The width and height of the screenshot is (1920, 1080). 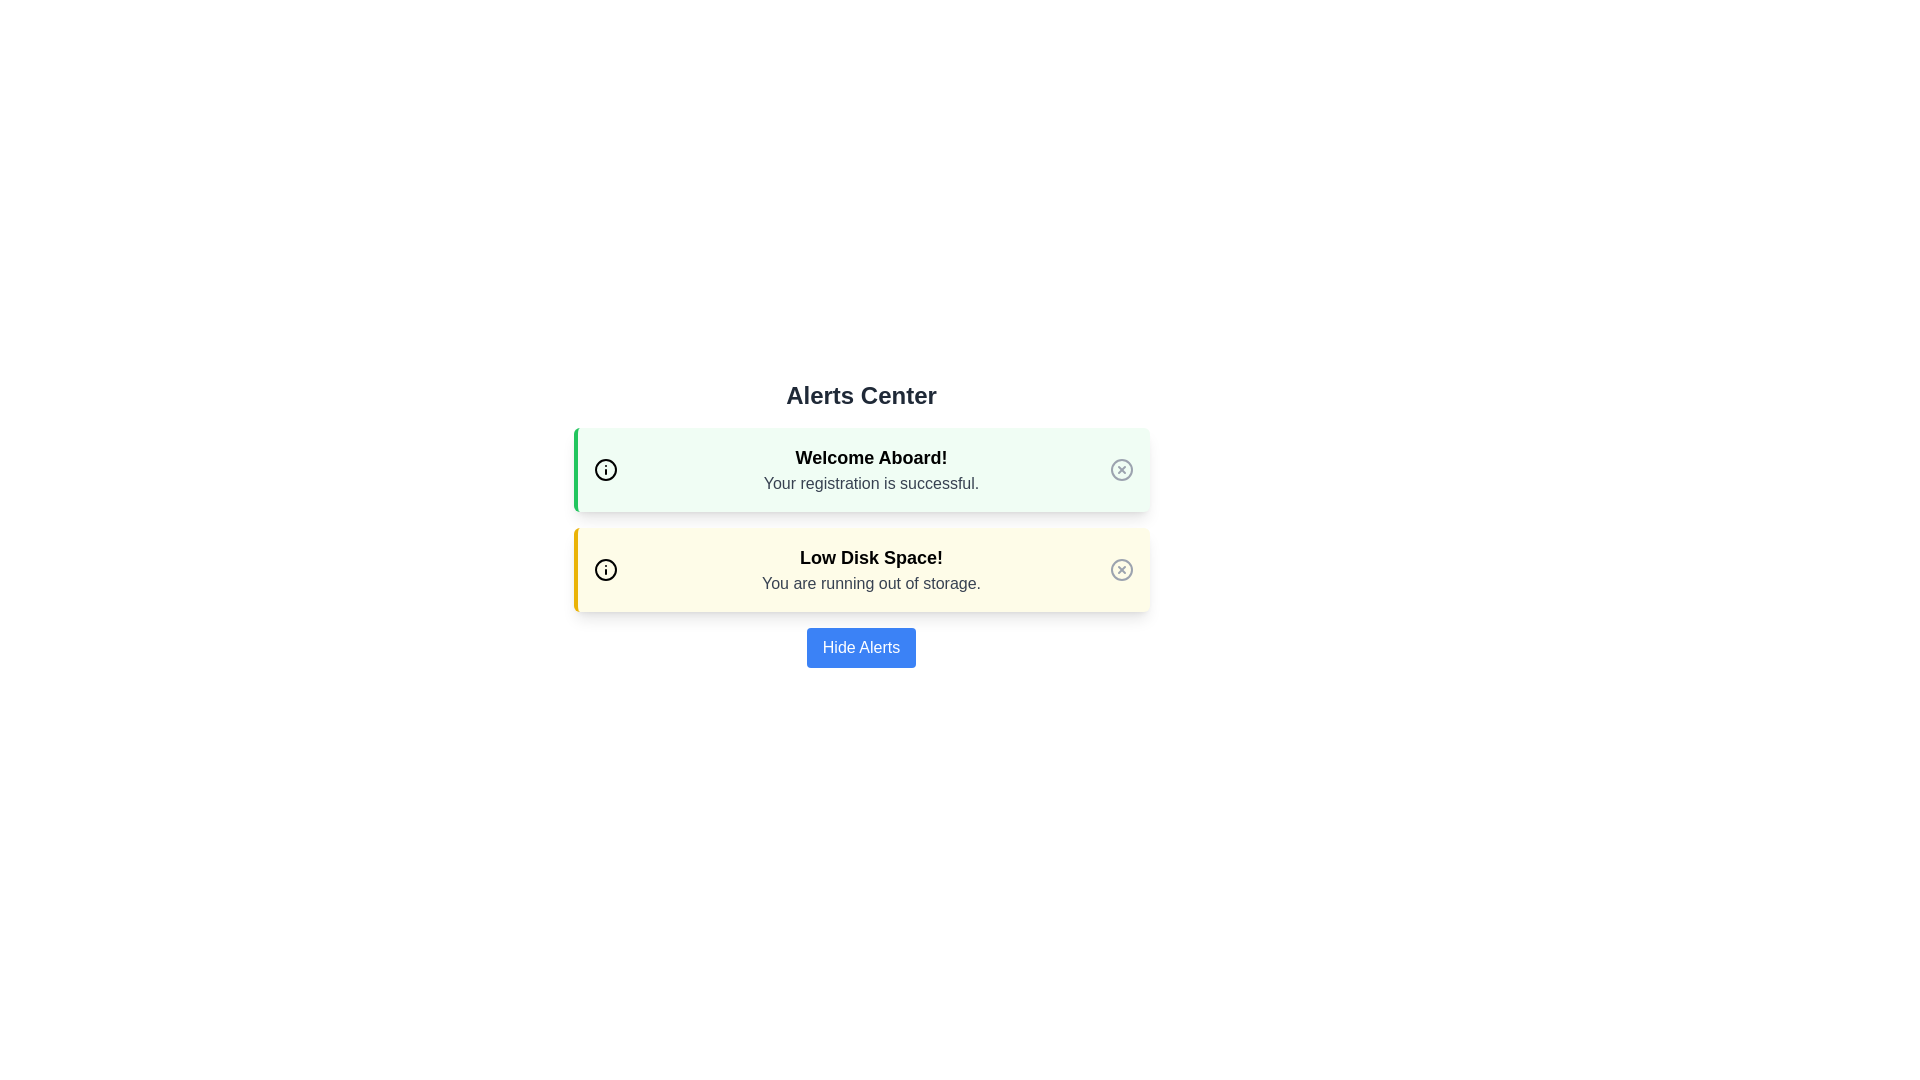 What do you see at coordinates (871, 483) in the screenshot?
I see `text label that displays 'Your registration is successful.' styled in gray, located below the title 'Welcome Aboard!' in a light green notification box` at bounding box center [871, 483].